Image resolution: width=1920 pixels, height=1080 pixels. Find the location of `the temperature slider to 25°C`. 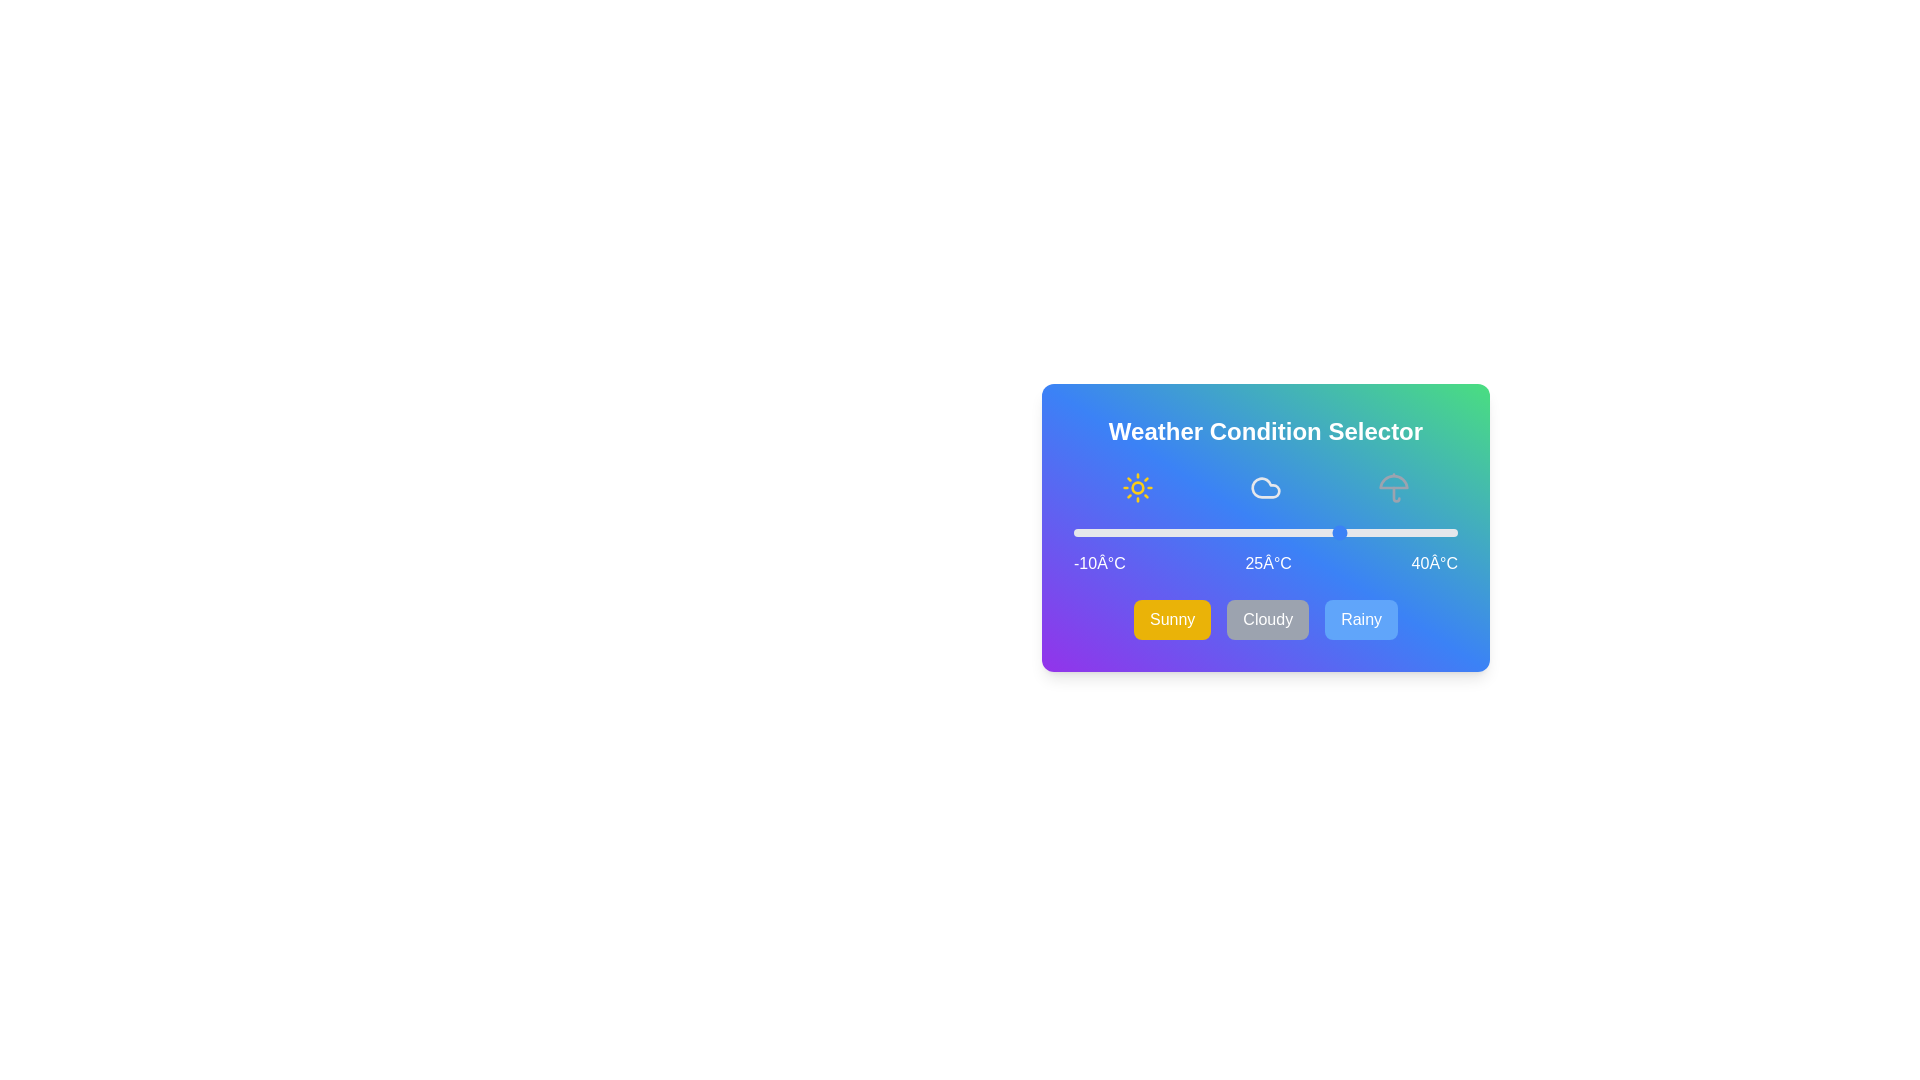

the temperature slider to 25°C is located at coordinates (1342, 531).